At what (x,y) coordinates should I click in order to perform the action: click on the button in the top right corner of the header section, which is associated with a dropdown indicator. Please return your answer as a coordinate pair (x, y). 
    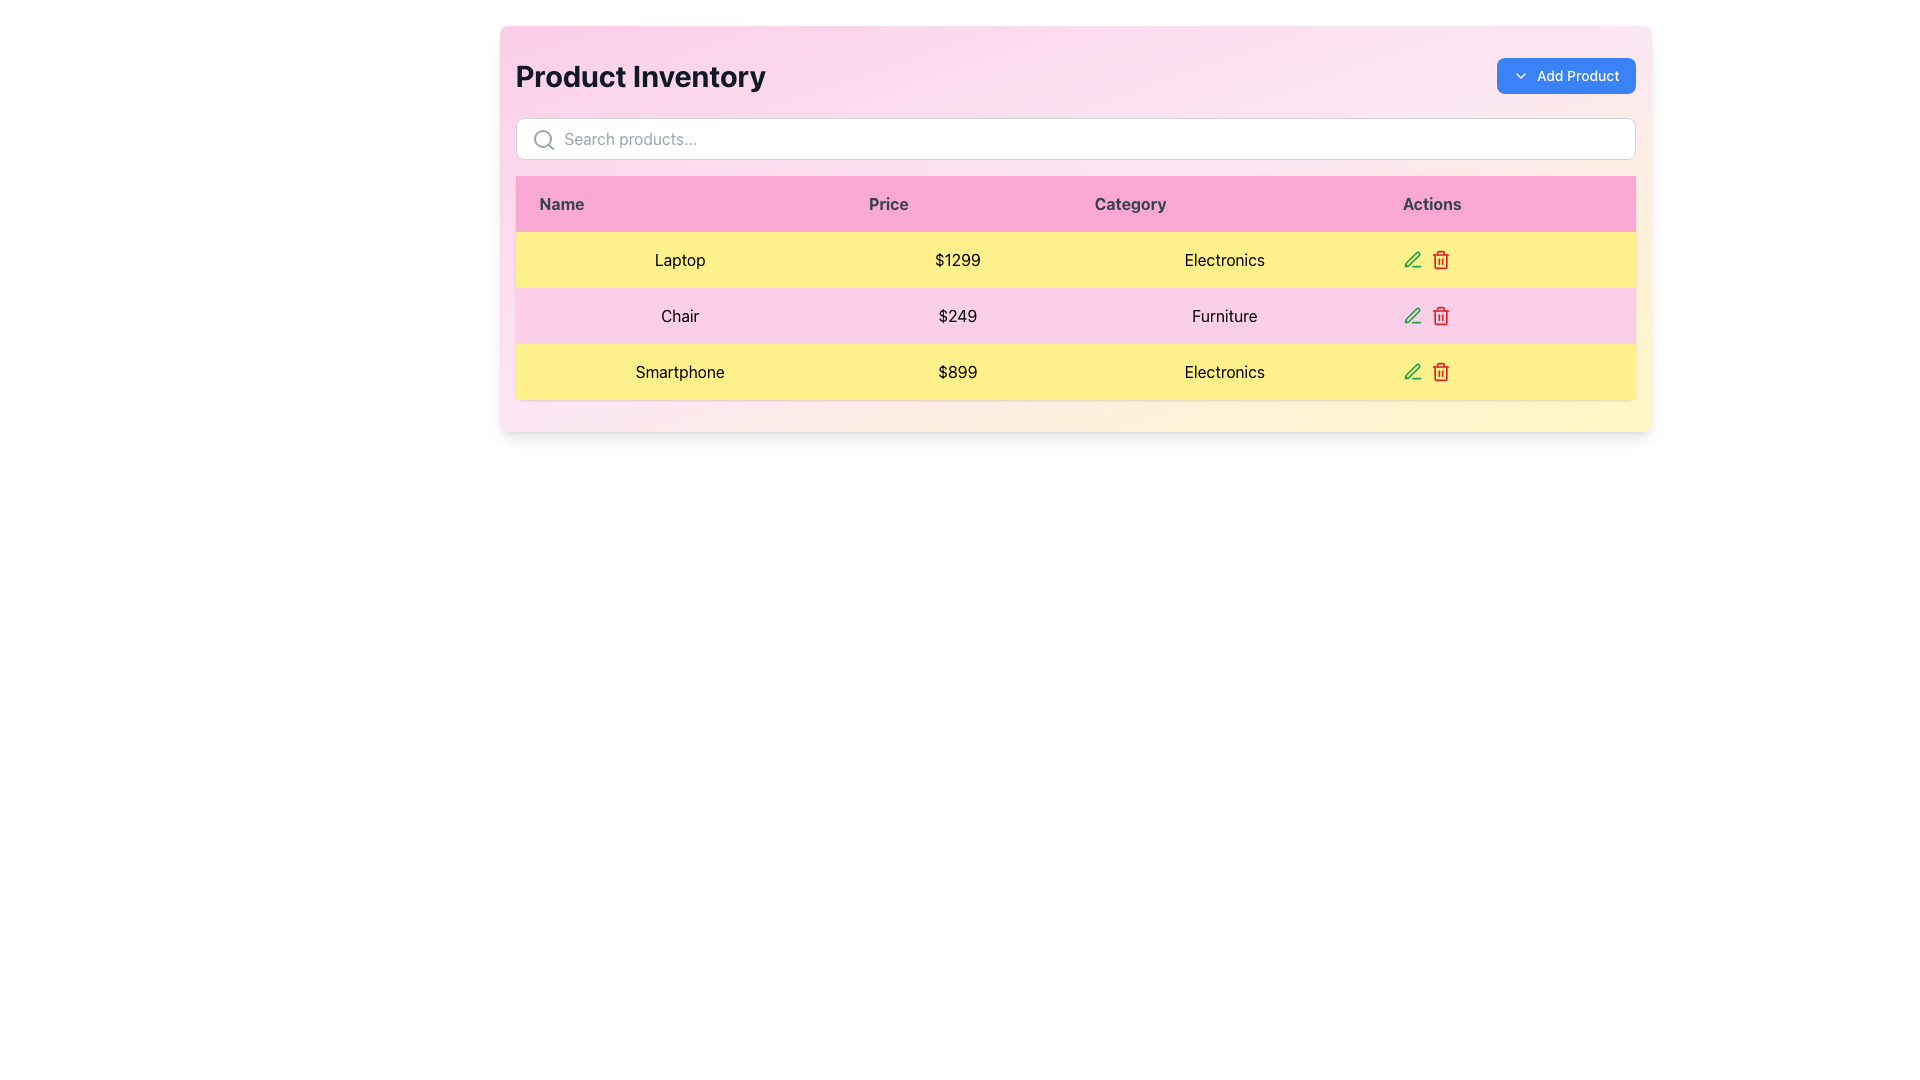
    Looking at the image, I should click on (1564, 75).